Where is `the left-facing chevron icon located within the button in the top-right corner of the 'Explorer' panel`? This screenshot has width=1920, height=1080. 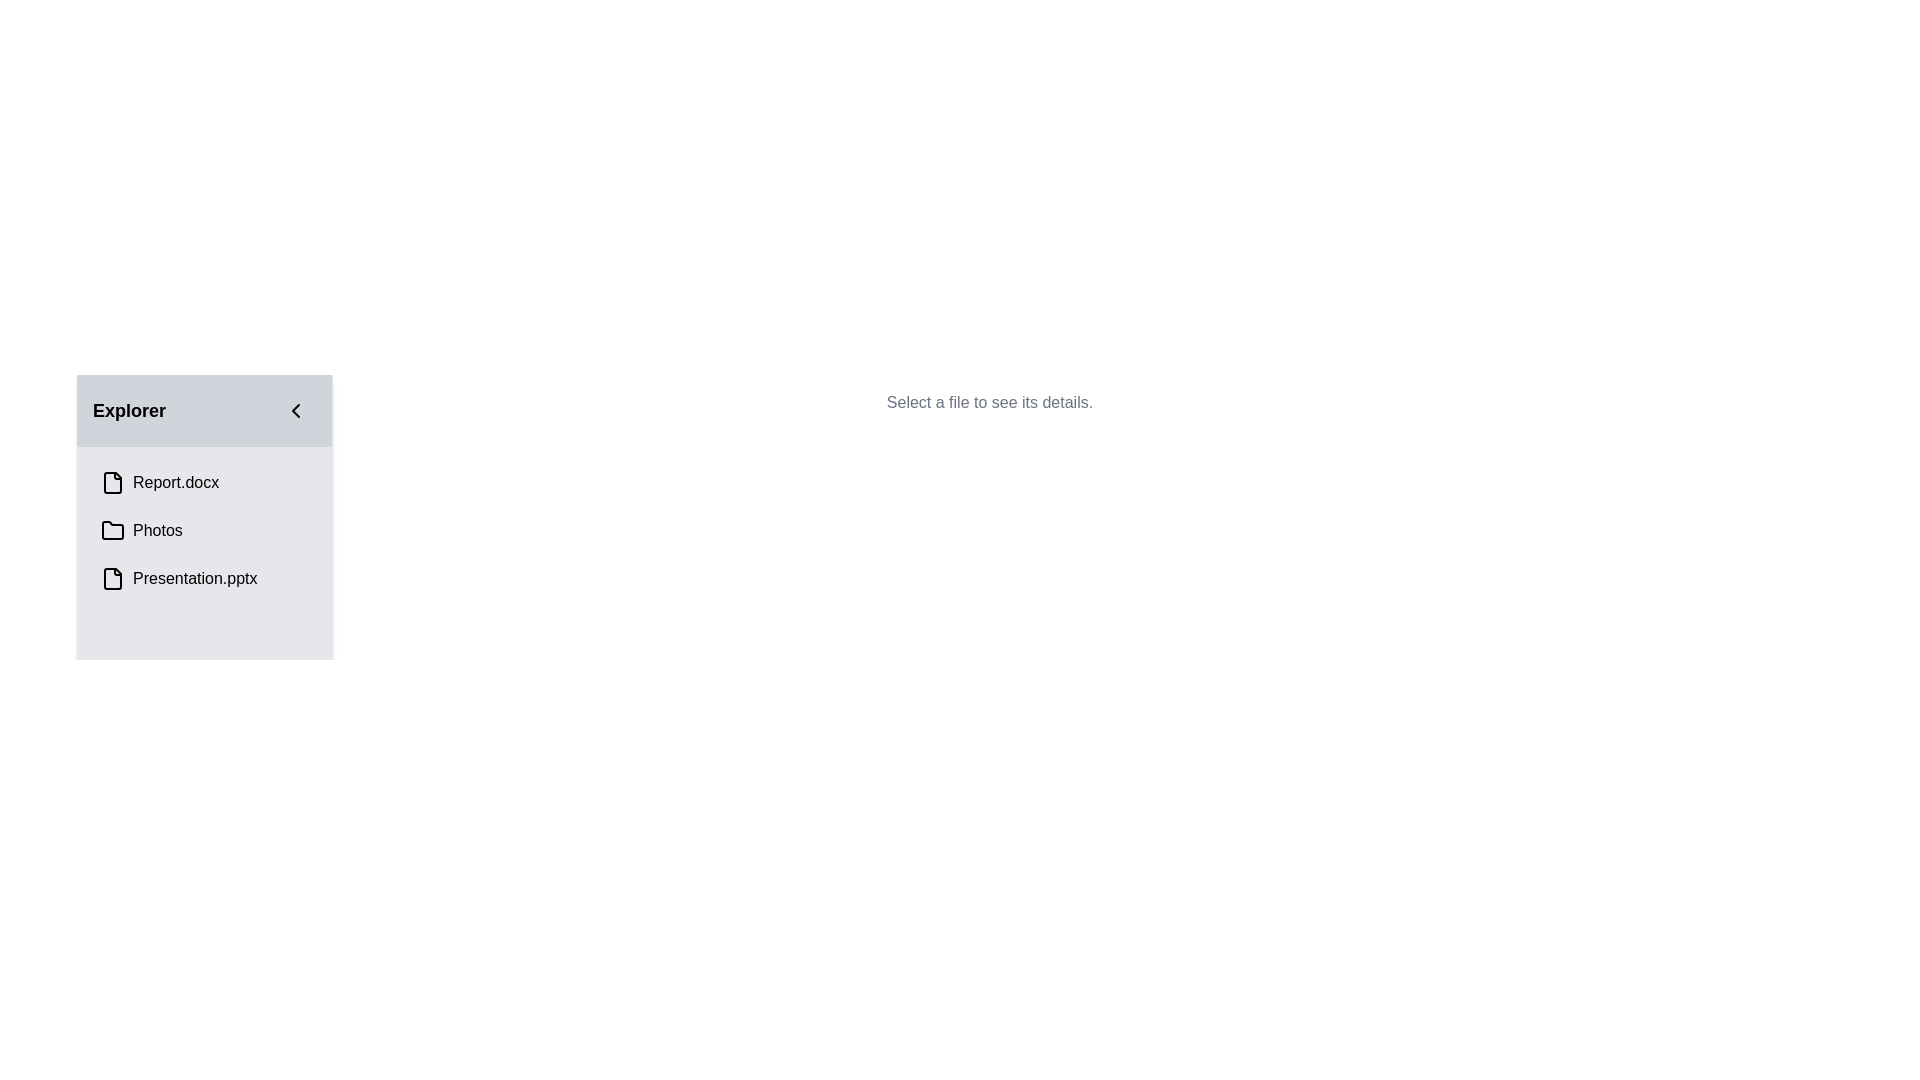 the left-facing chevron icon located within the button in the top-right corner of the 'Explorer' panel is located at coordinates (295, 410).